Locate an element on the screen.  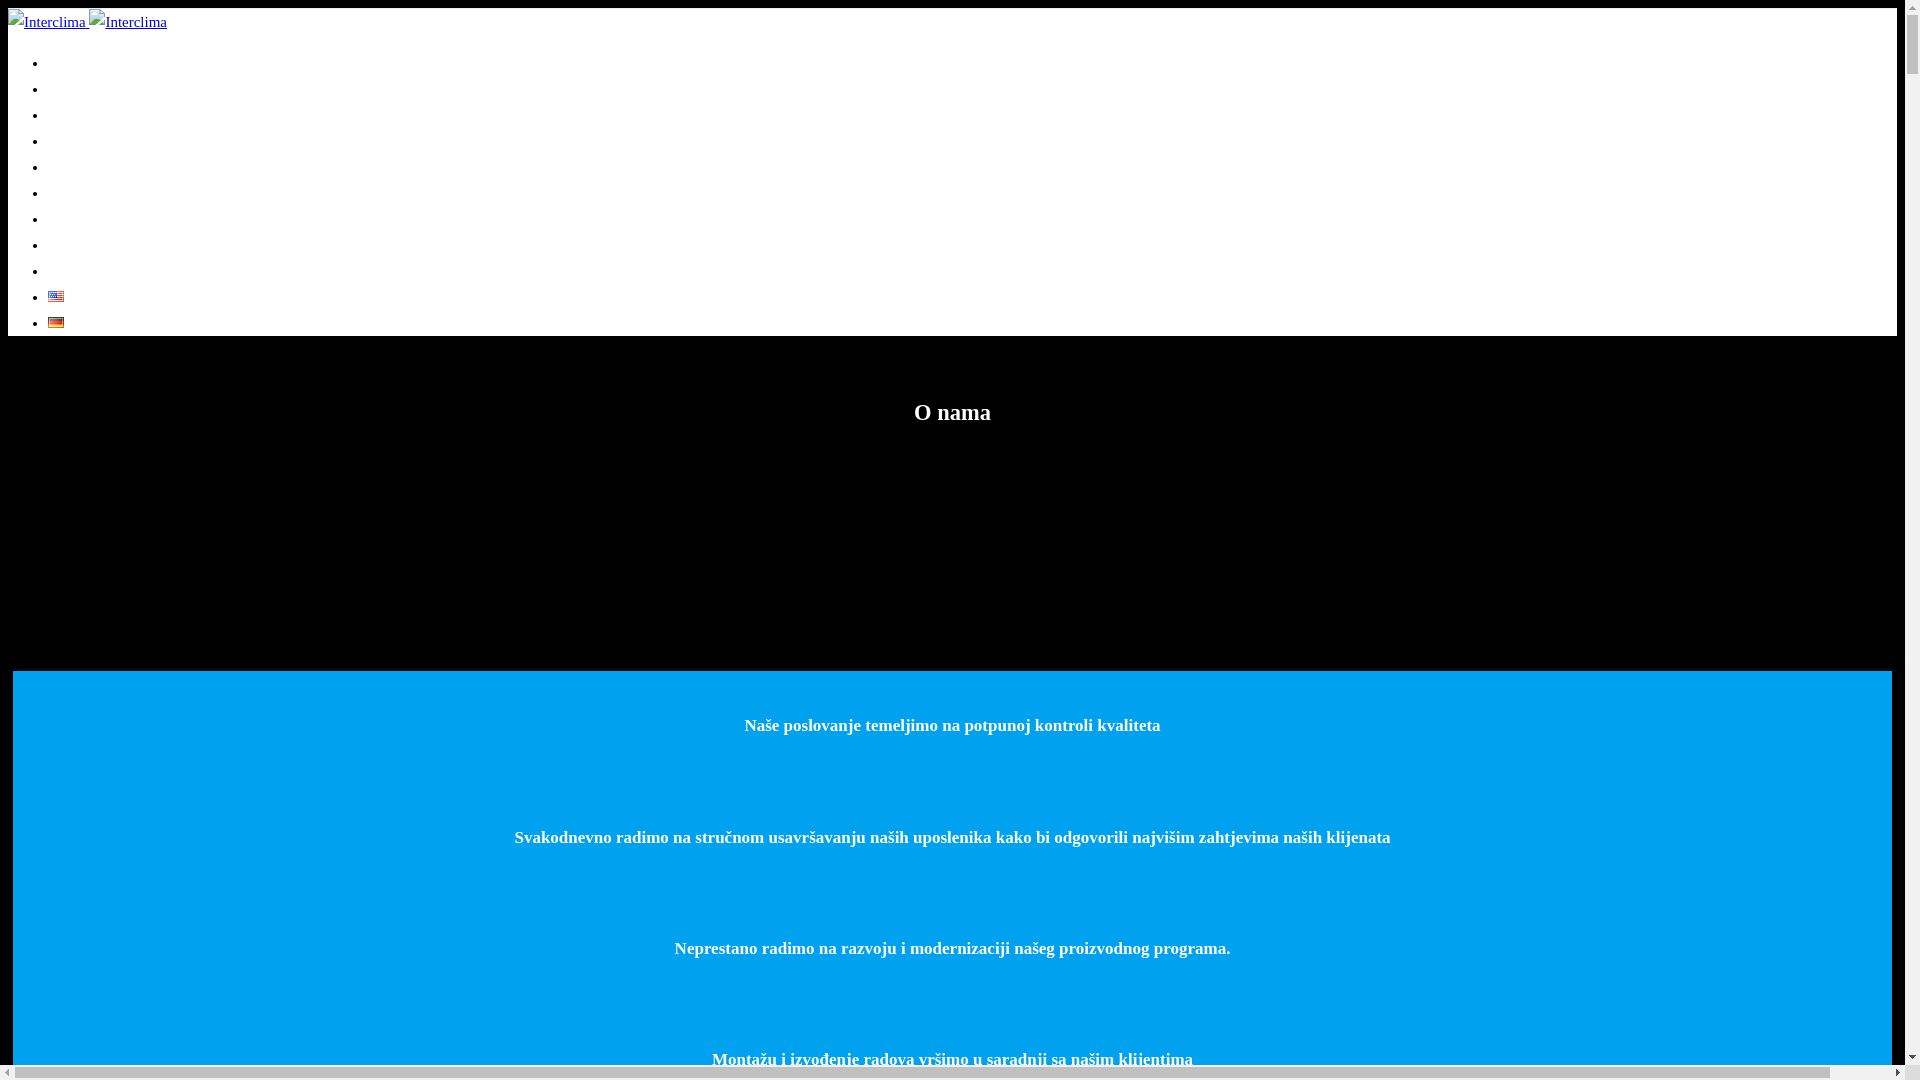
'Reference' is located at coordinates (80, 219).